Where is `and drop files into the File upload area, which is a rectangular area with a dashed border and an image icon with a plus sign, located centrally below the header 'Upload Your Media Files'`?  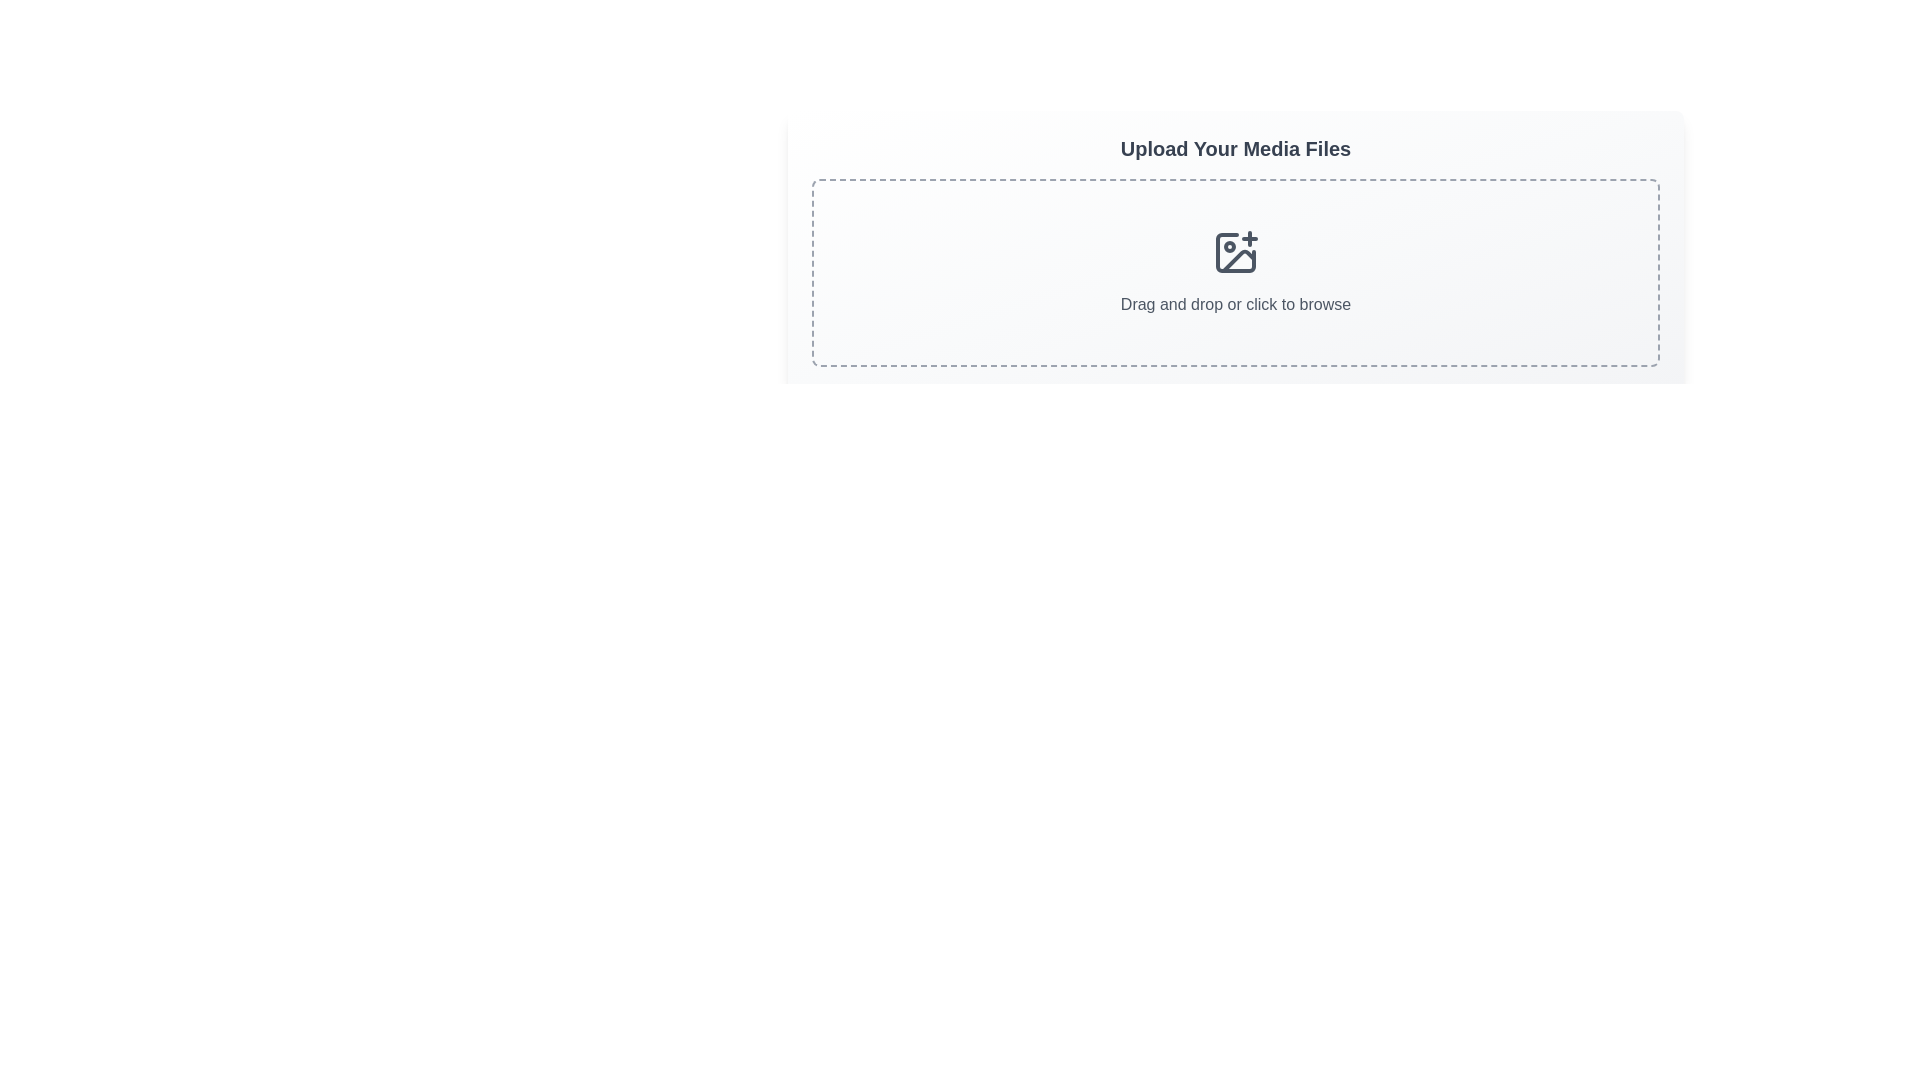 and drop files into the File upload area, which is a rectangular area with a dashed border and an image icon with a plus sign, located centrally below the header 'Upload Your Media Files' is located at coordinates (1235, 273).